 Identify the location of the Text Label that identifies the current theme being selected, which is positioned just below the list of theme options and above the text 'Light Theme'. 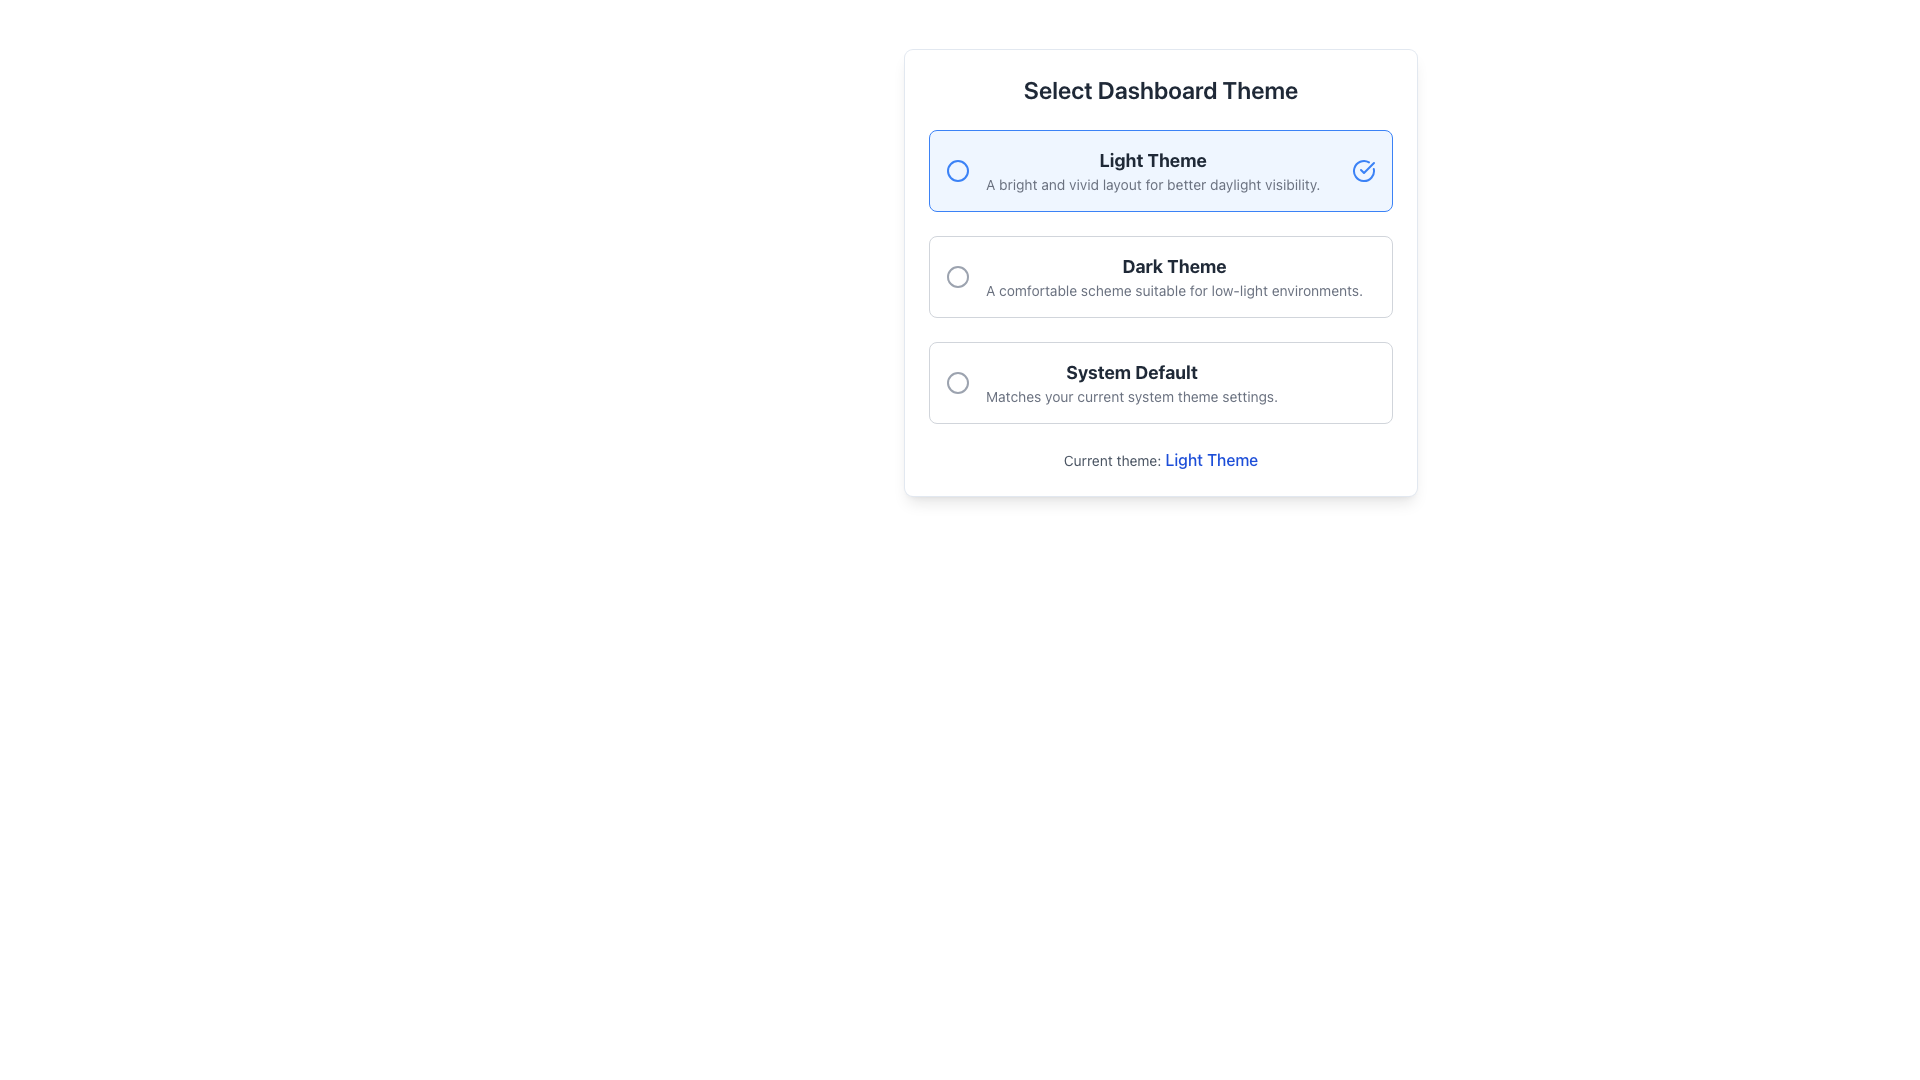
(1111, 460).